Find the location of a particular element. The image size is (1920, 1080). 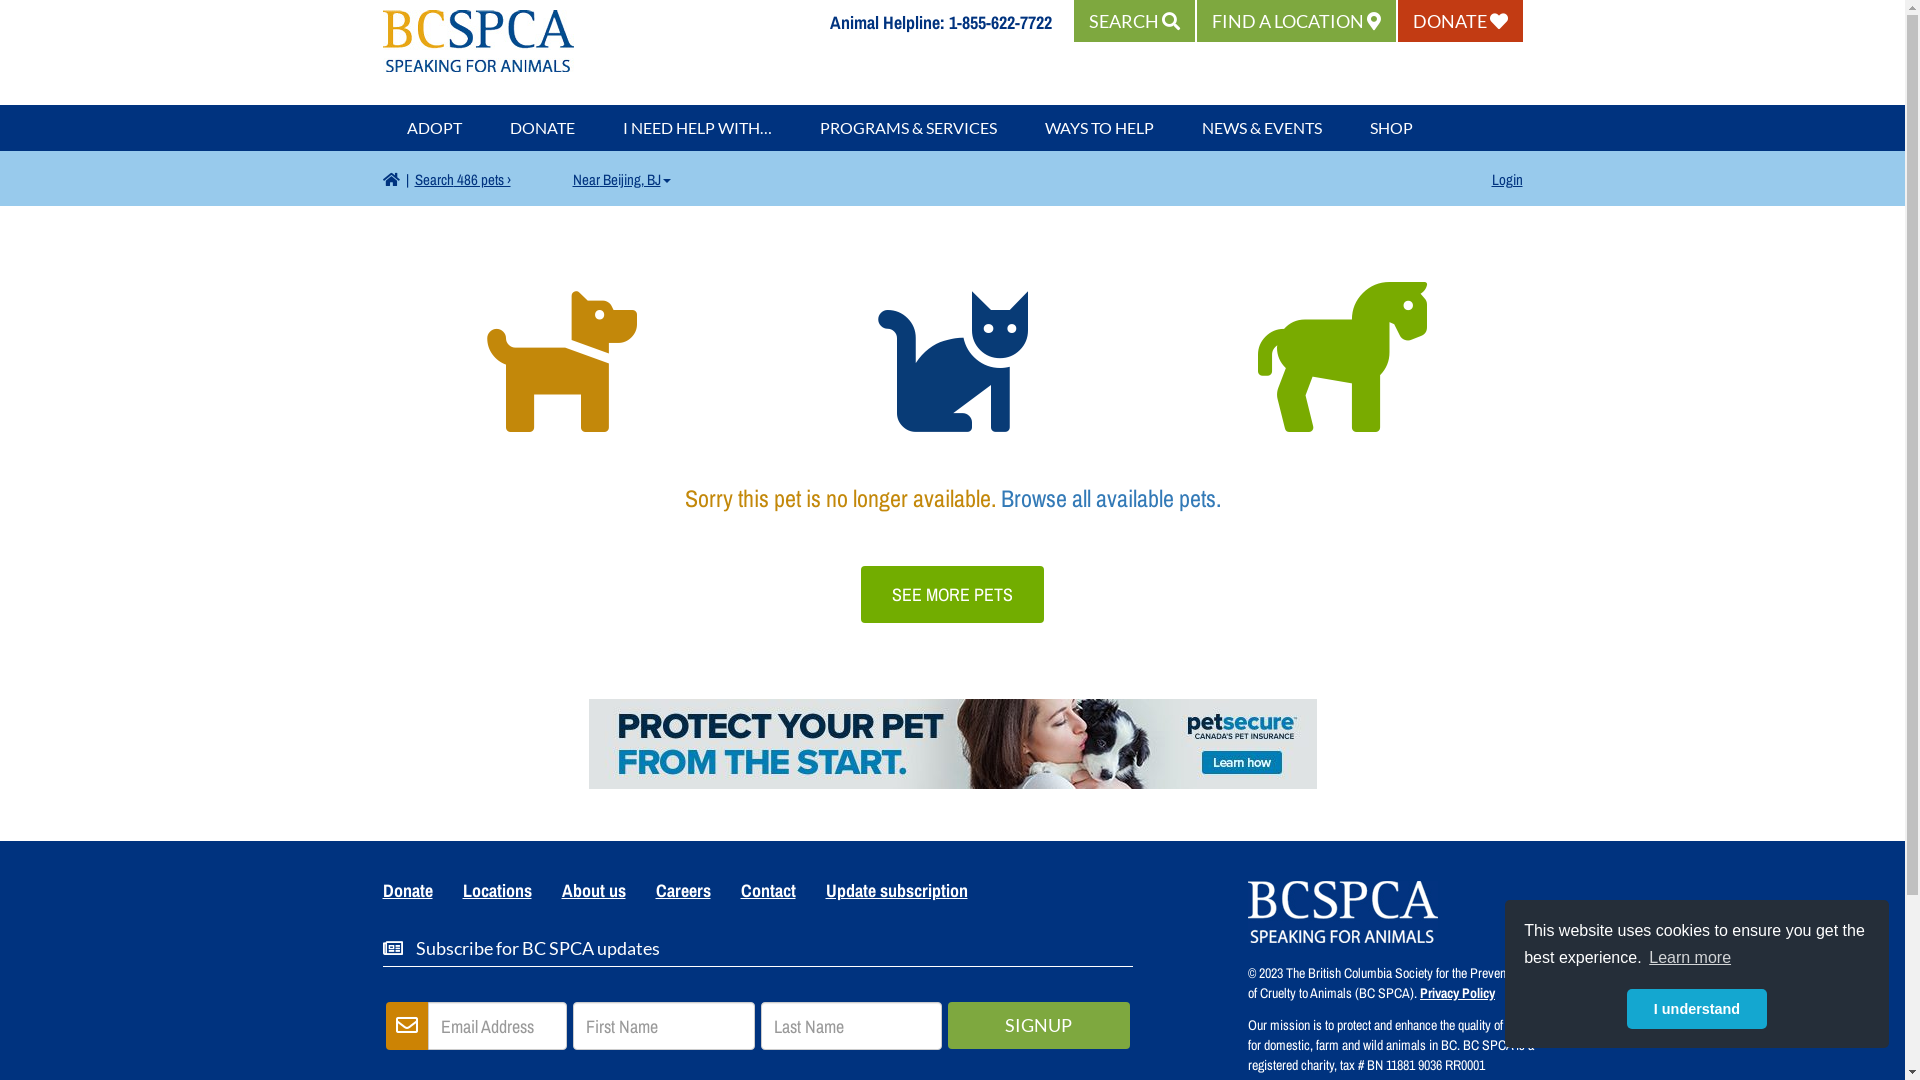

'SIGNUP' is located at coordinates (1038, 1025).